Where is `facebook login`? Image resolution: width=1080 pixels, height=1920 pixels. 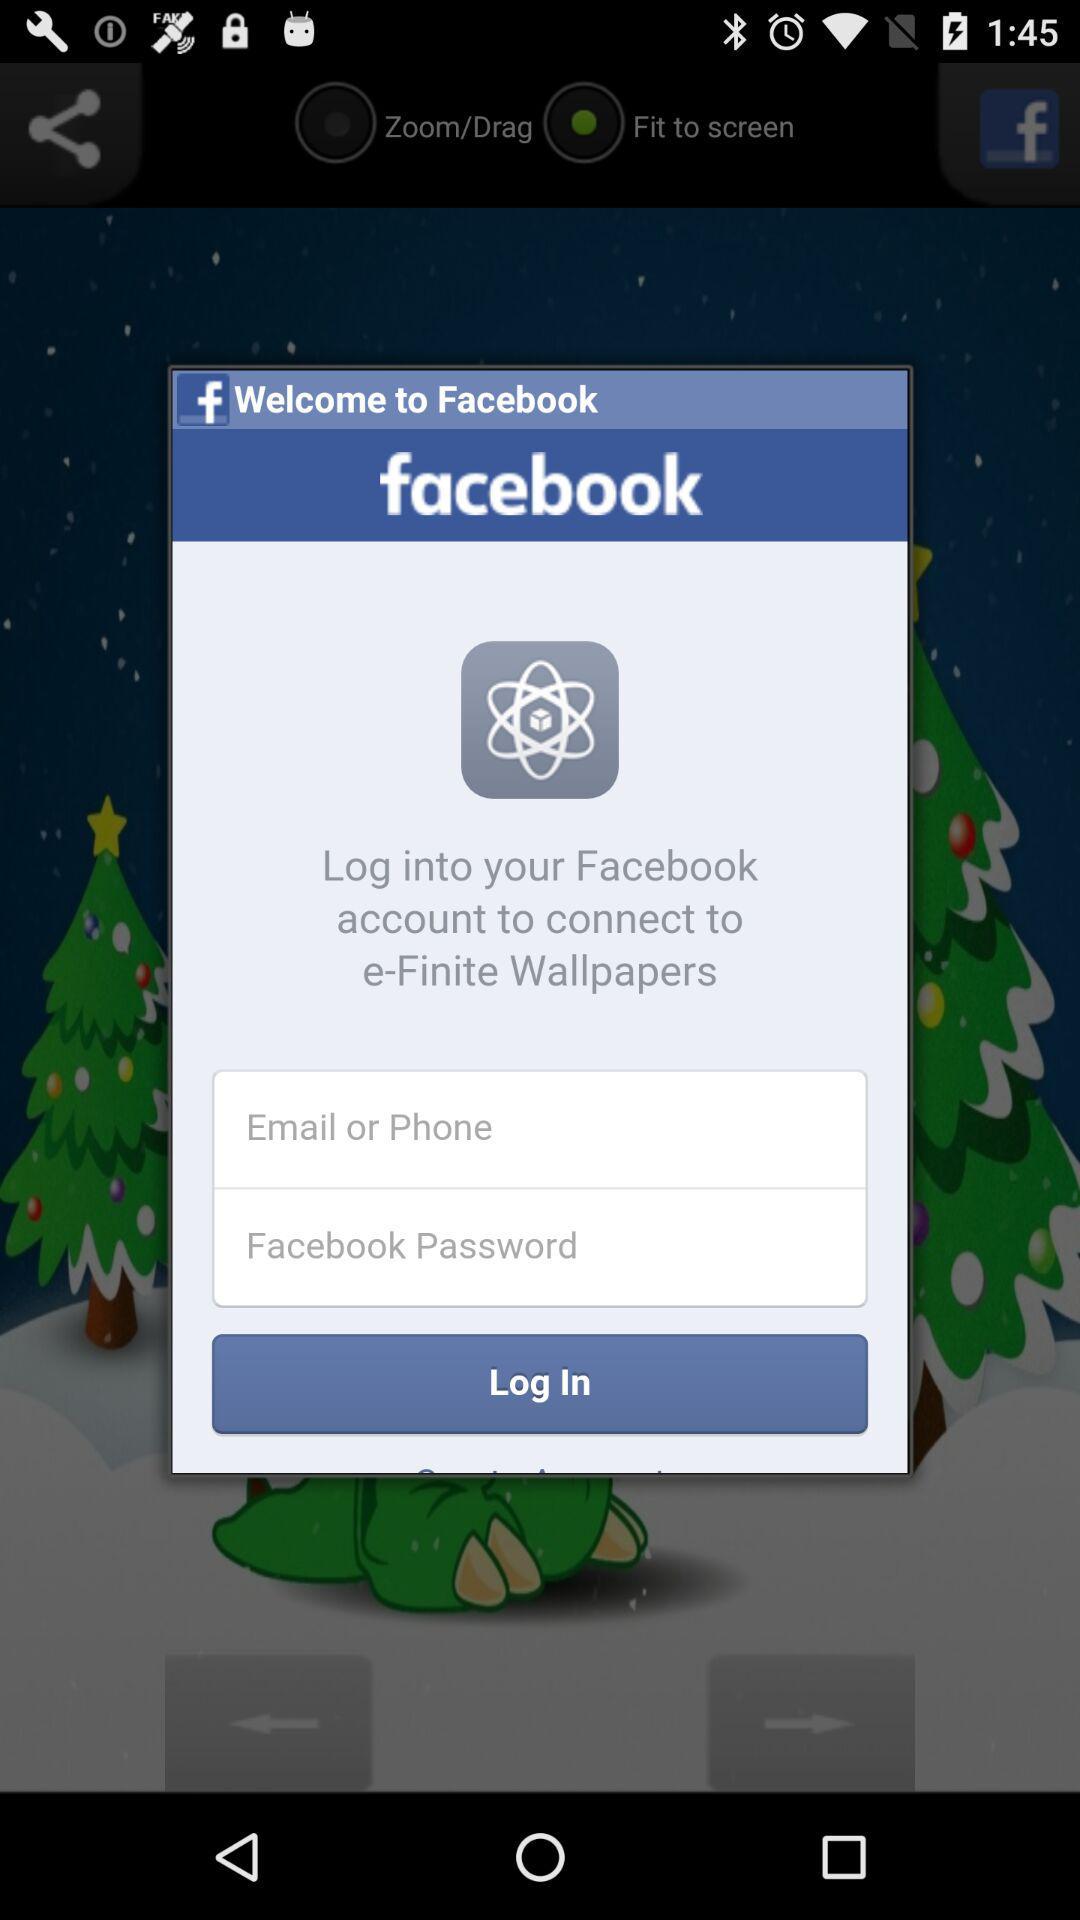 facebook login is located at coordinates (540, 949).